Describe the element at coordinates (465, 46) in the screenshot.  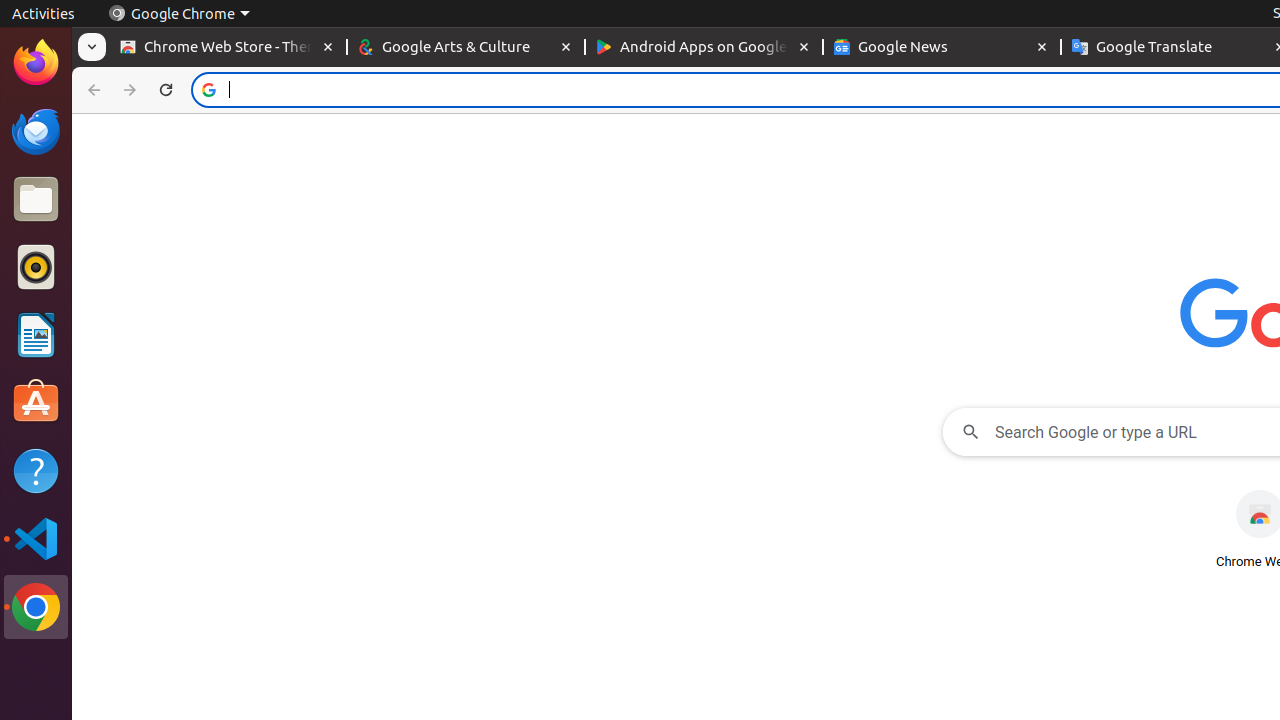
I see `'Google Arts & Culture - Memory usage - 58.4 MB'` at that location.